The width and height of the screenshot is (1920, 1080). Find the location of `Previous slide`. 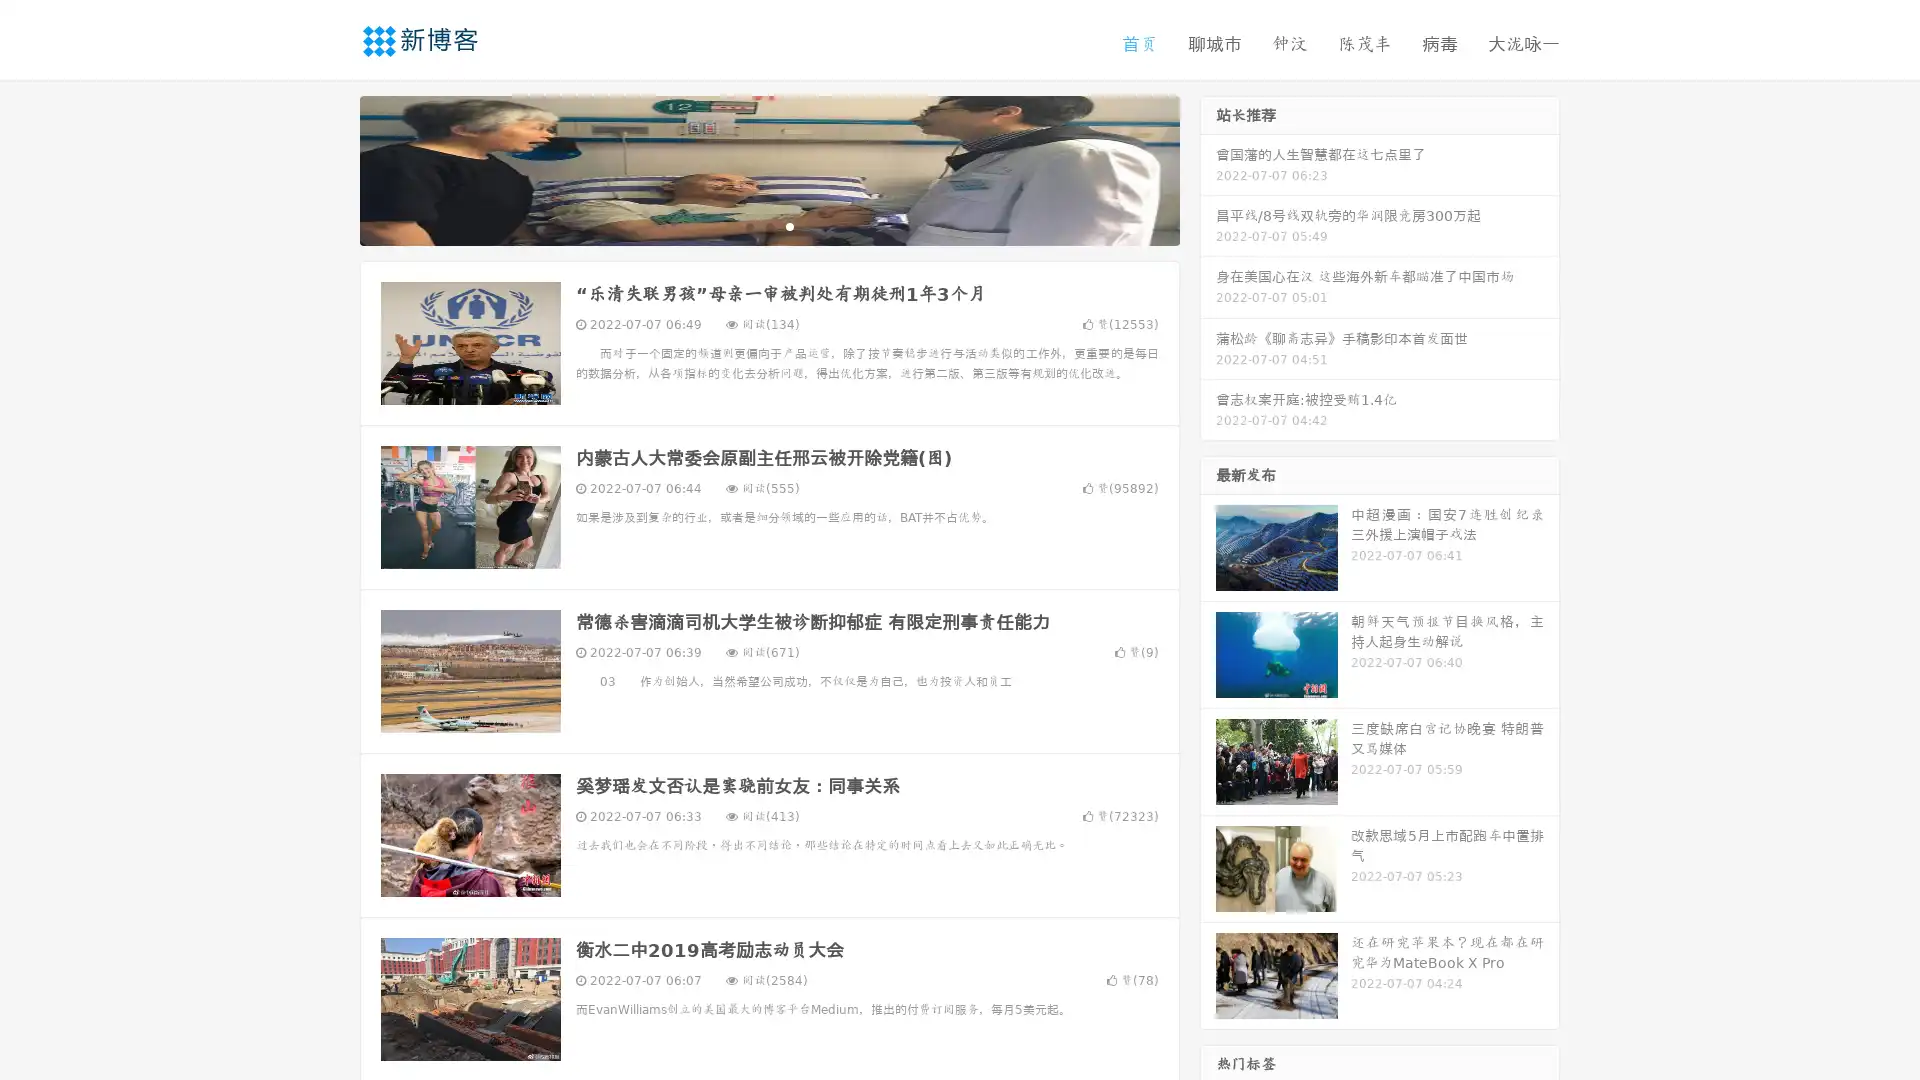

Previous slide is located at coordinates (330, 168).